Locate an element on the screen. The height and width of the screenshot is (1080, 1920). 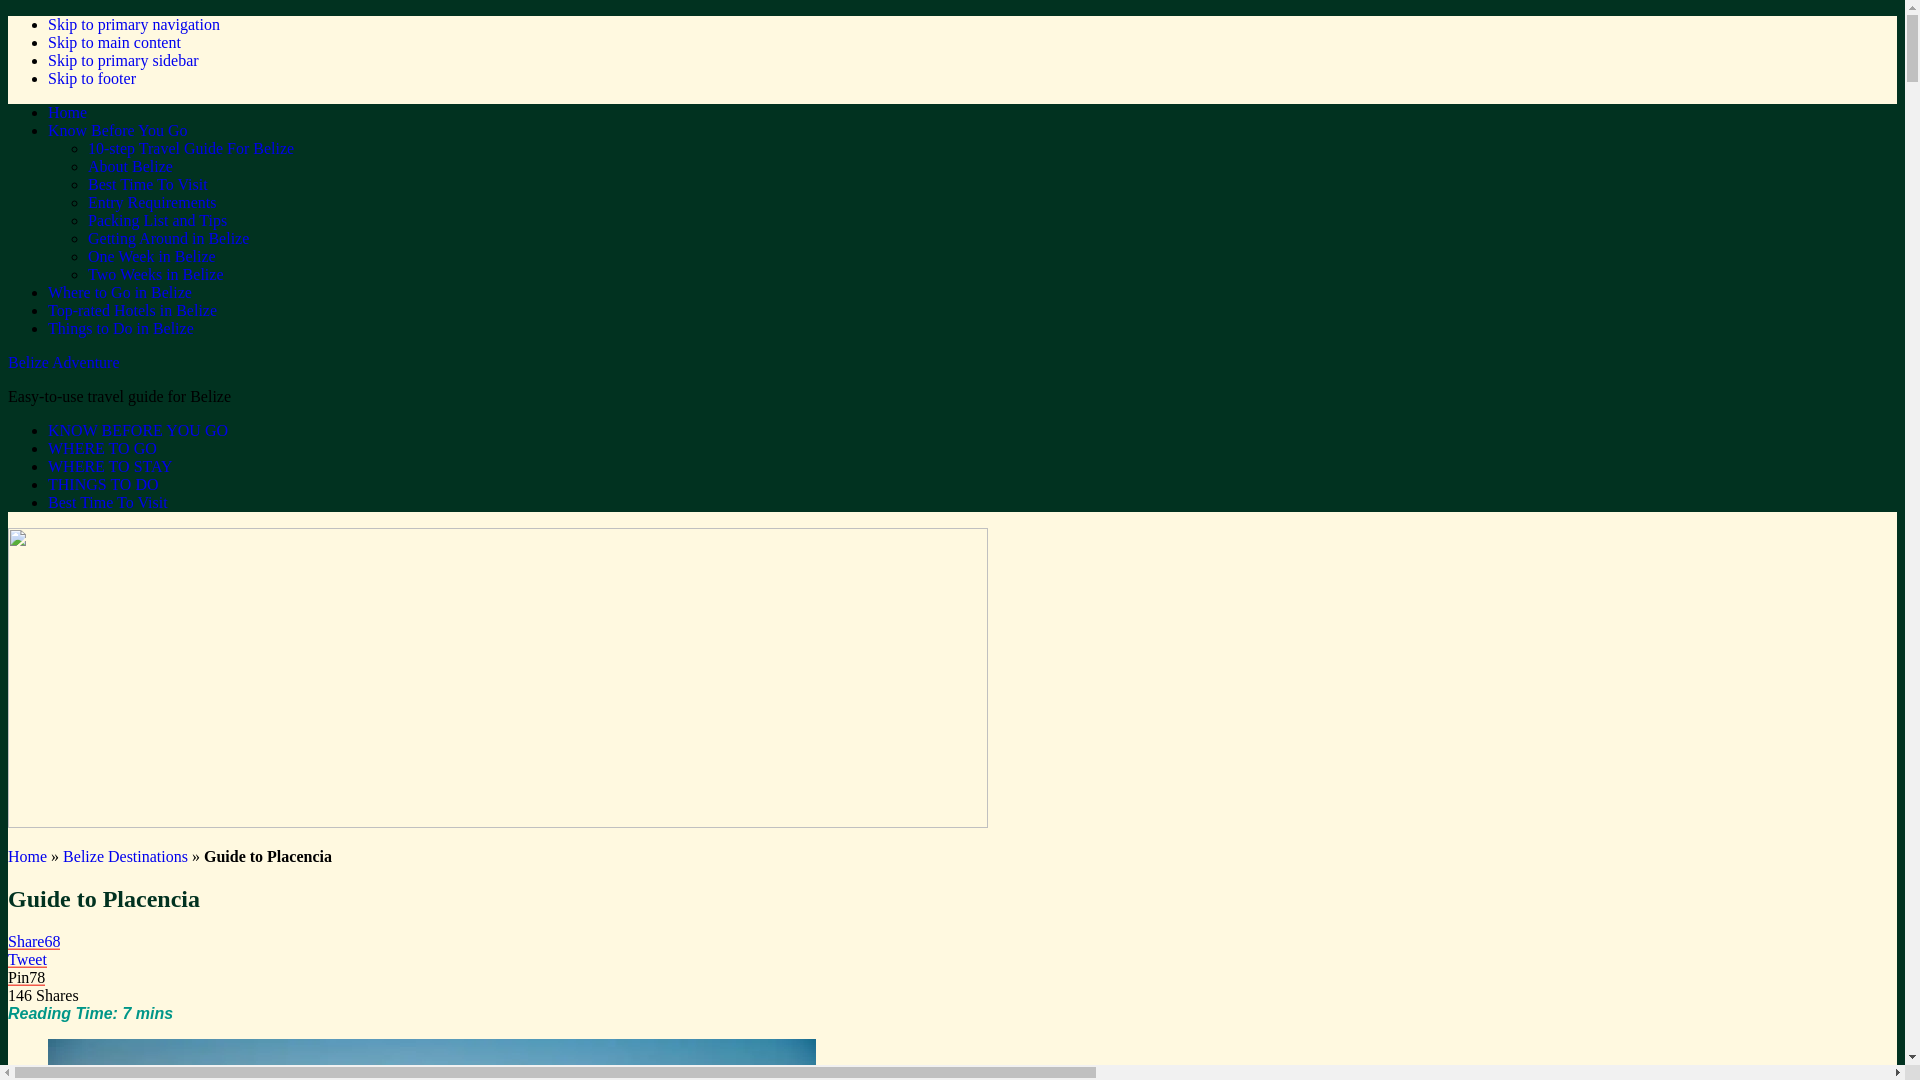
'Share68' is located at coordinates (8, 941).